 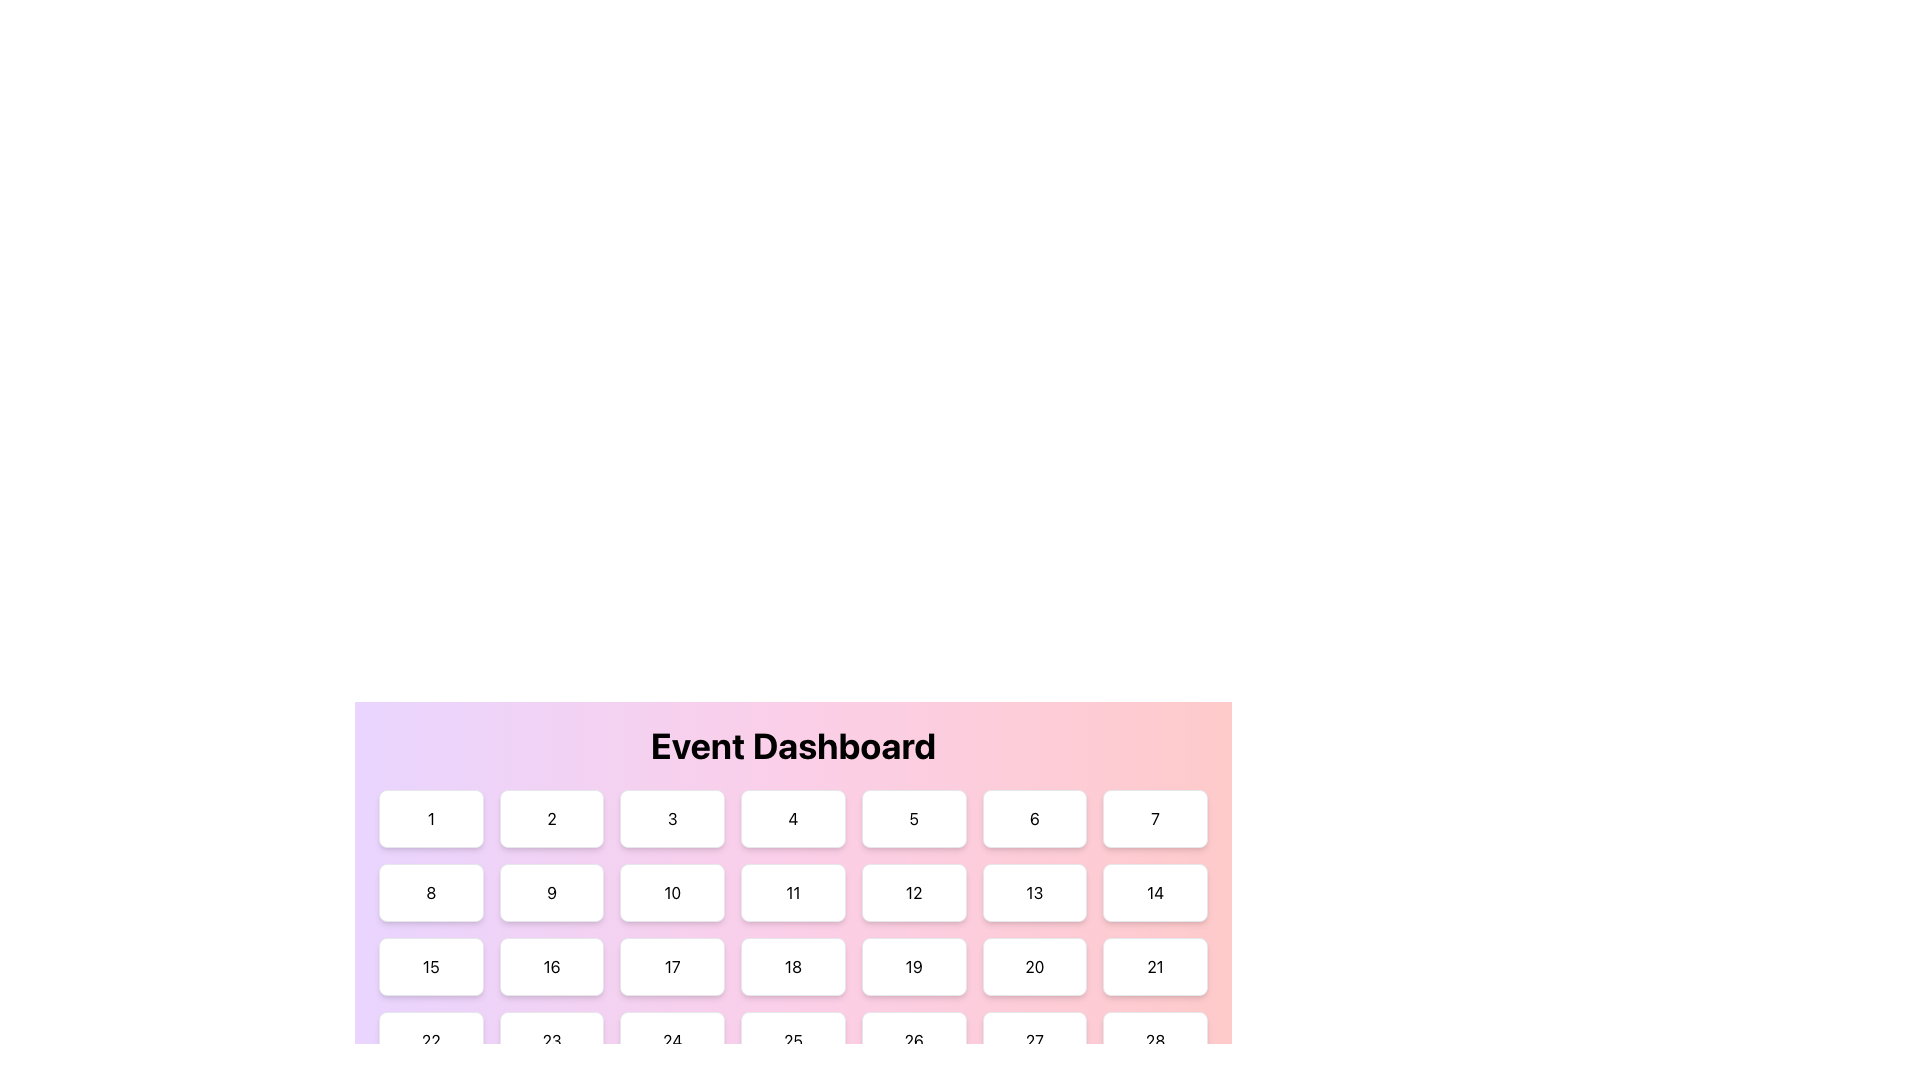 I want to click on the button labeled '16' which is a rectangular button with a white background and black text, styled with rounded corners and positioned in the 3rd row and 2nd column of a grid layout, so click(x=552, y=966).